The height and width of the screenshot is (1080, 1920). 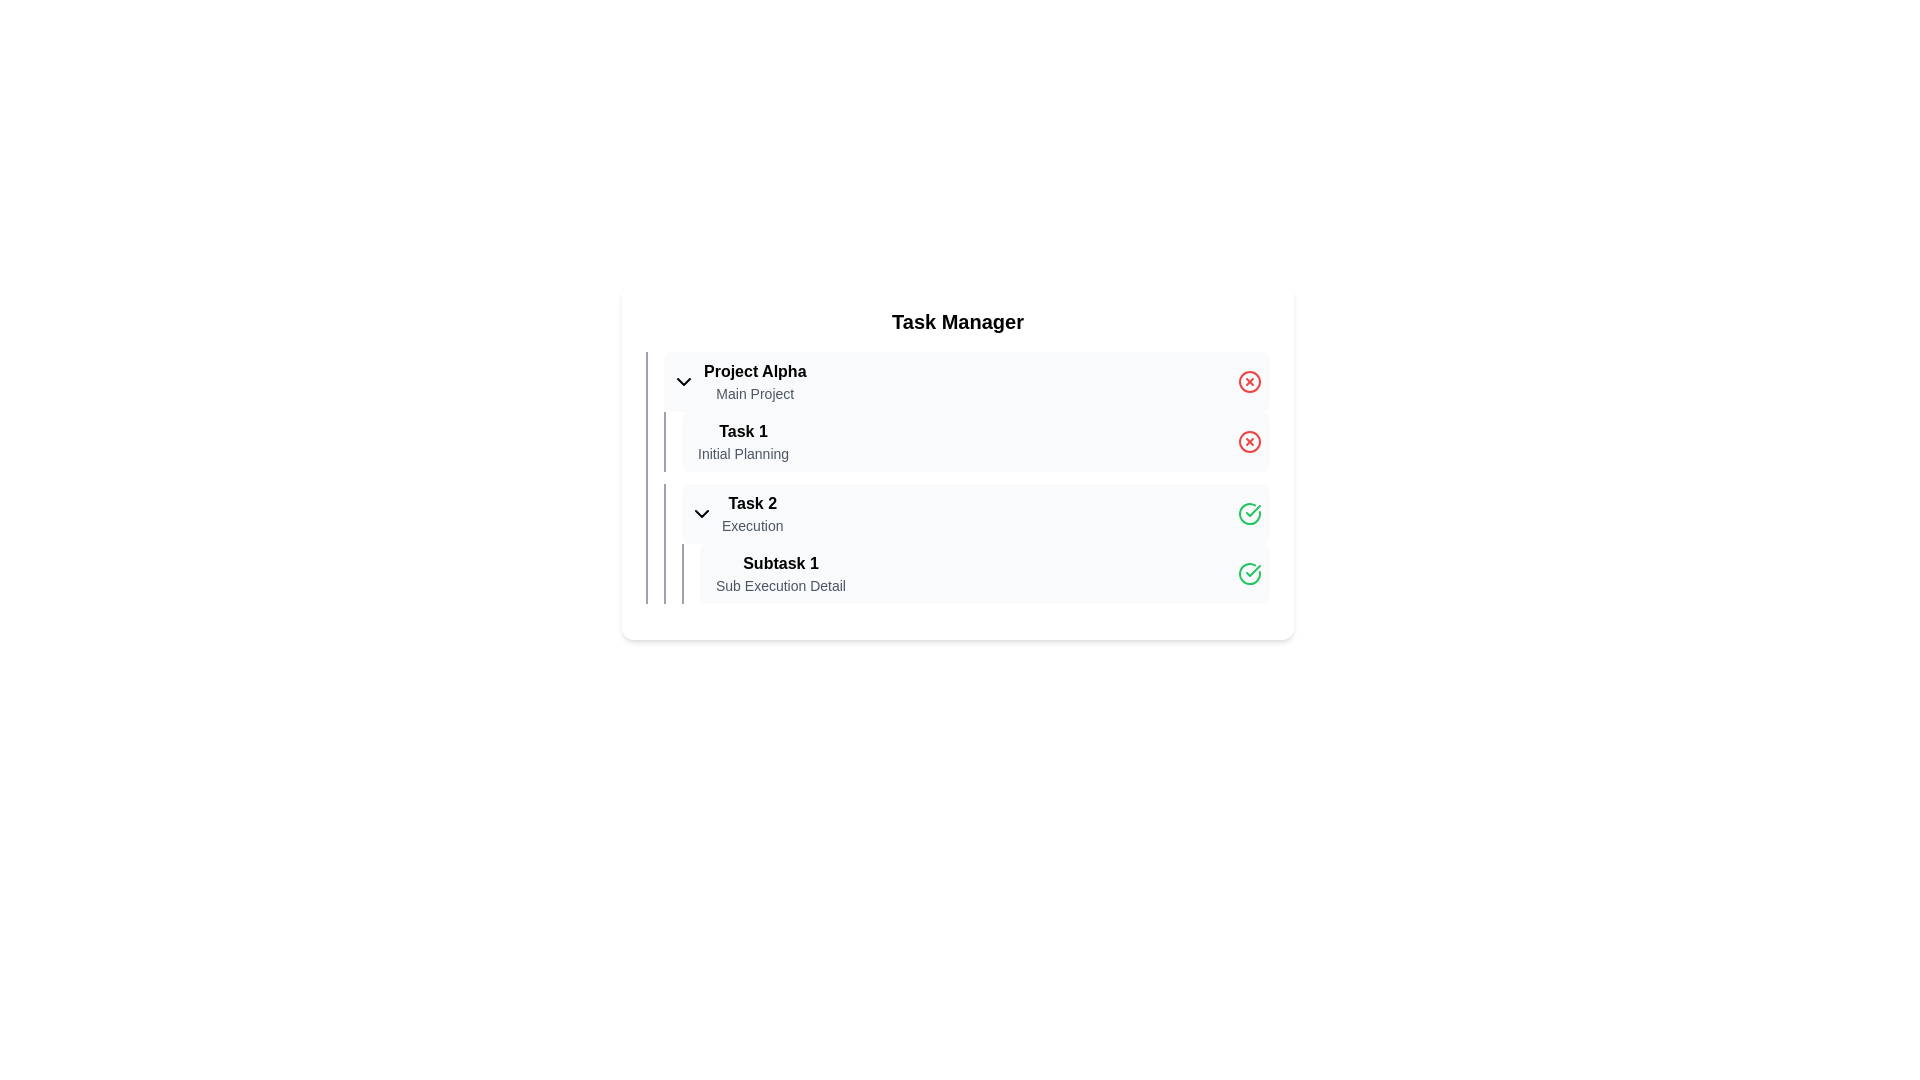 I want to click on text content of the Text label that identifies a specific task within the 'Task Manager' section under 'Project Alpha', so click(x=751, y=503).